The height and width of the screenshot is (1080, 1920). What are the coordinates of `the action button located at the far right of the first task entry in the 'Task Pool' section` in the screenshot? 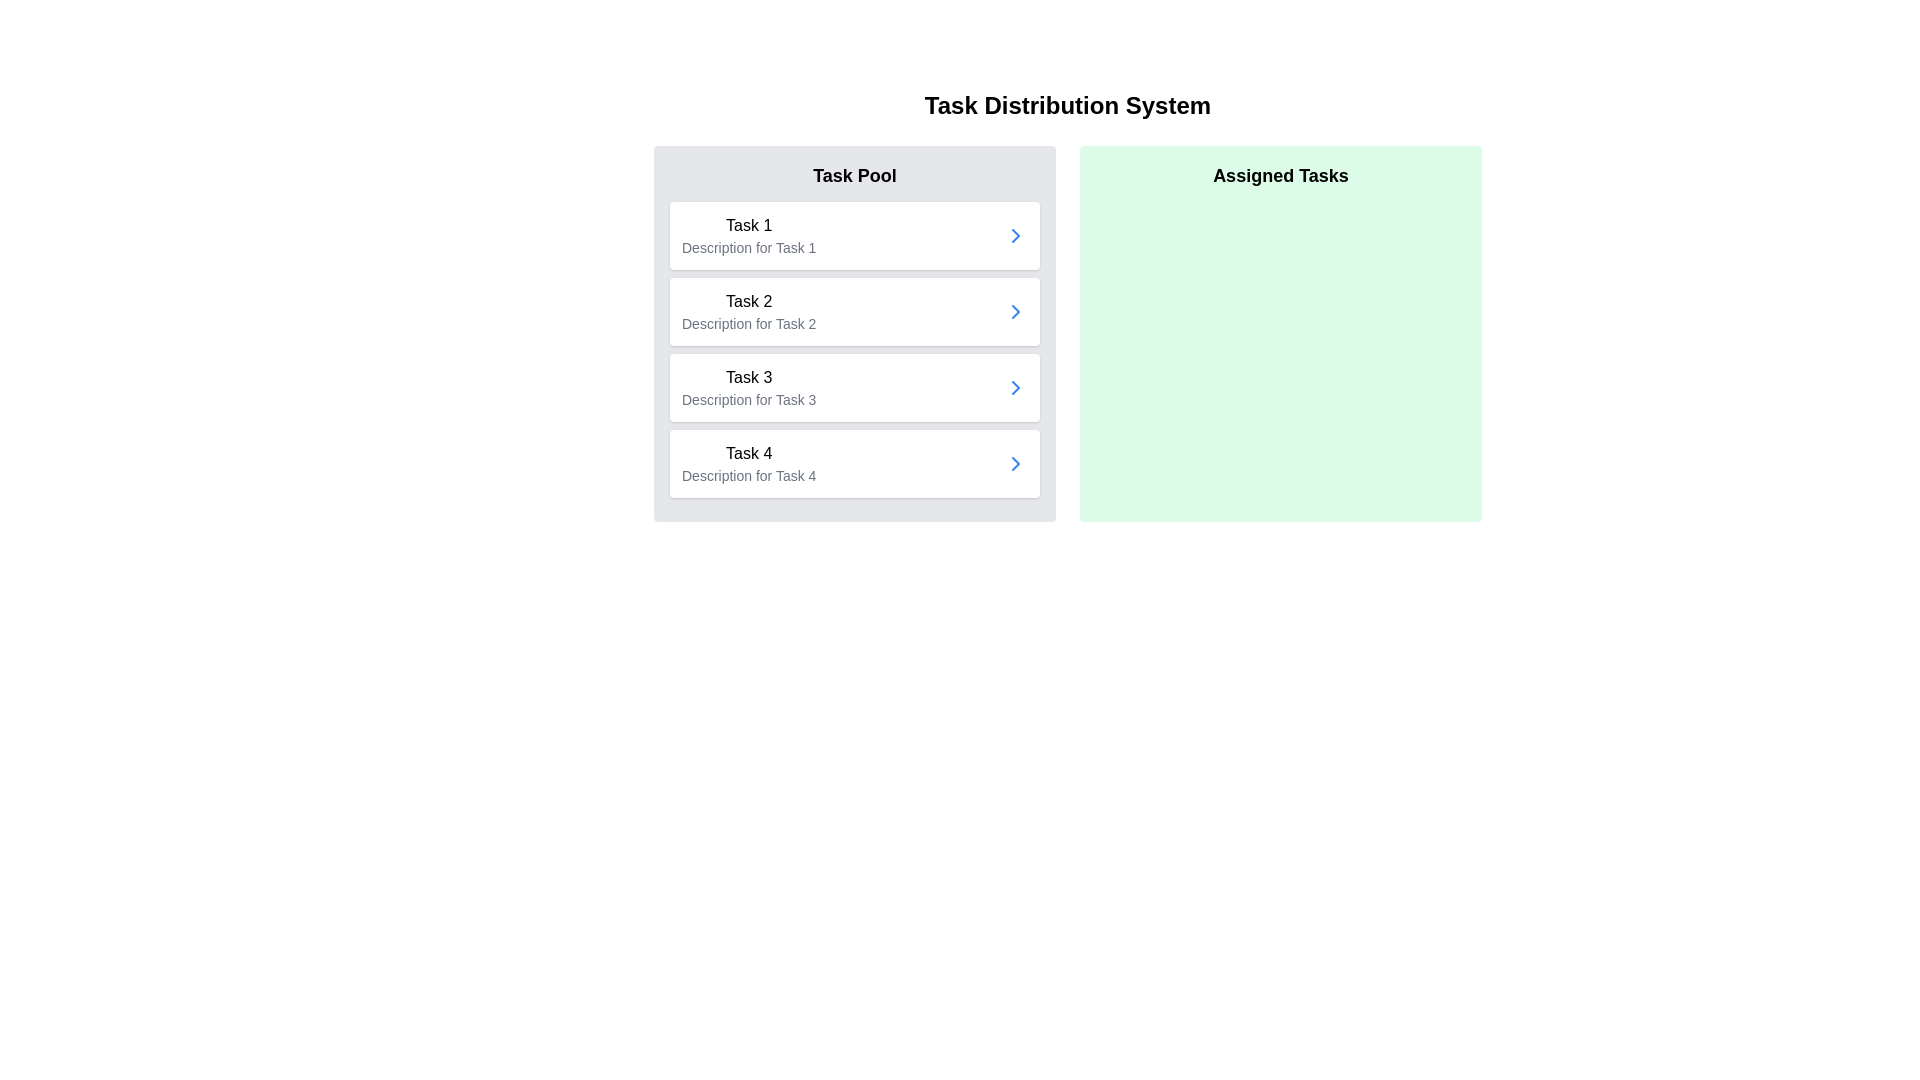 It's located at (1016, 234).